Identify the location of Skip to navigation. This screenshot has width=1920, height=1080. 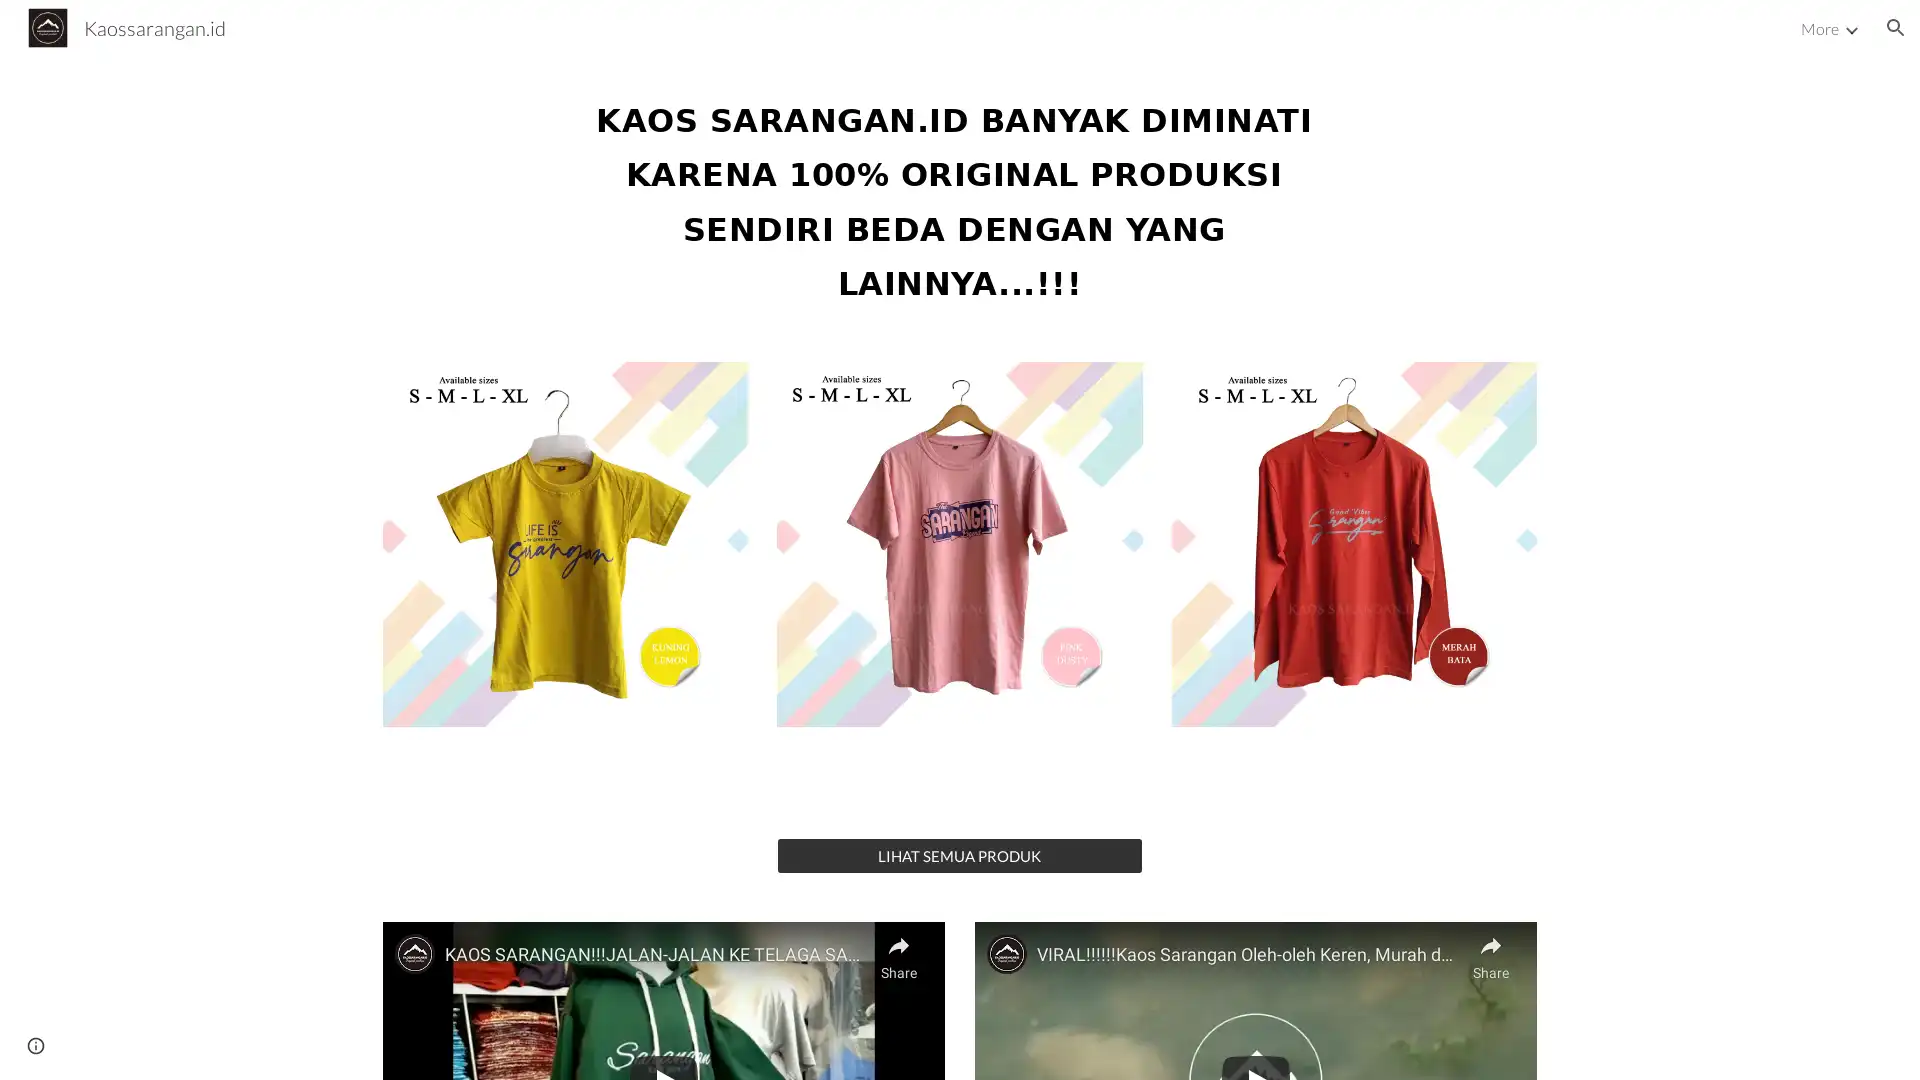
(1139, 37).